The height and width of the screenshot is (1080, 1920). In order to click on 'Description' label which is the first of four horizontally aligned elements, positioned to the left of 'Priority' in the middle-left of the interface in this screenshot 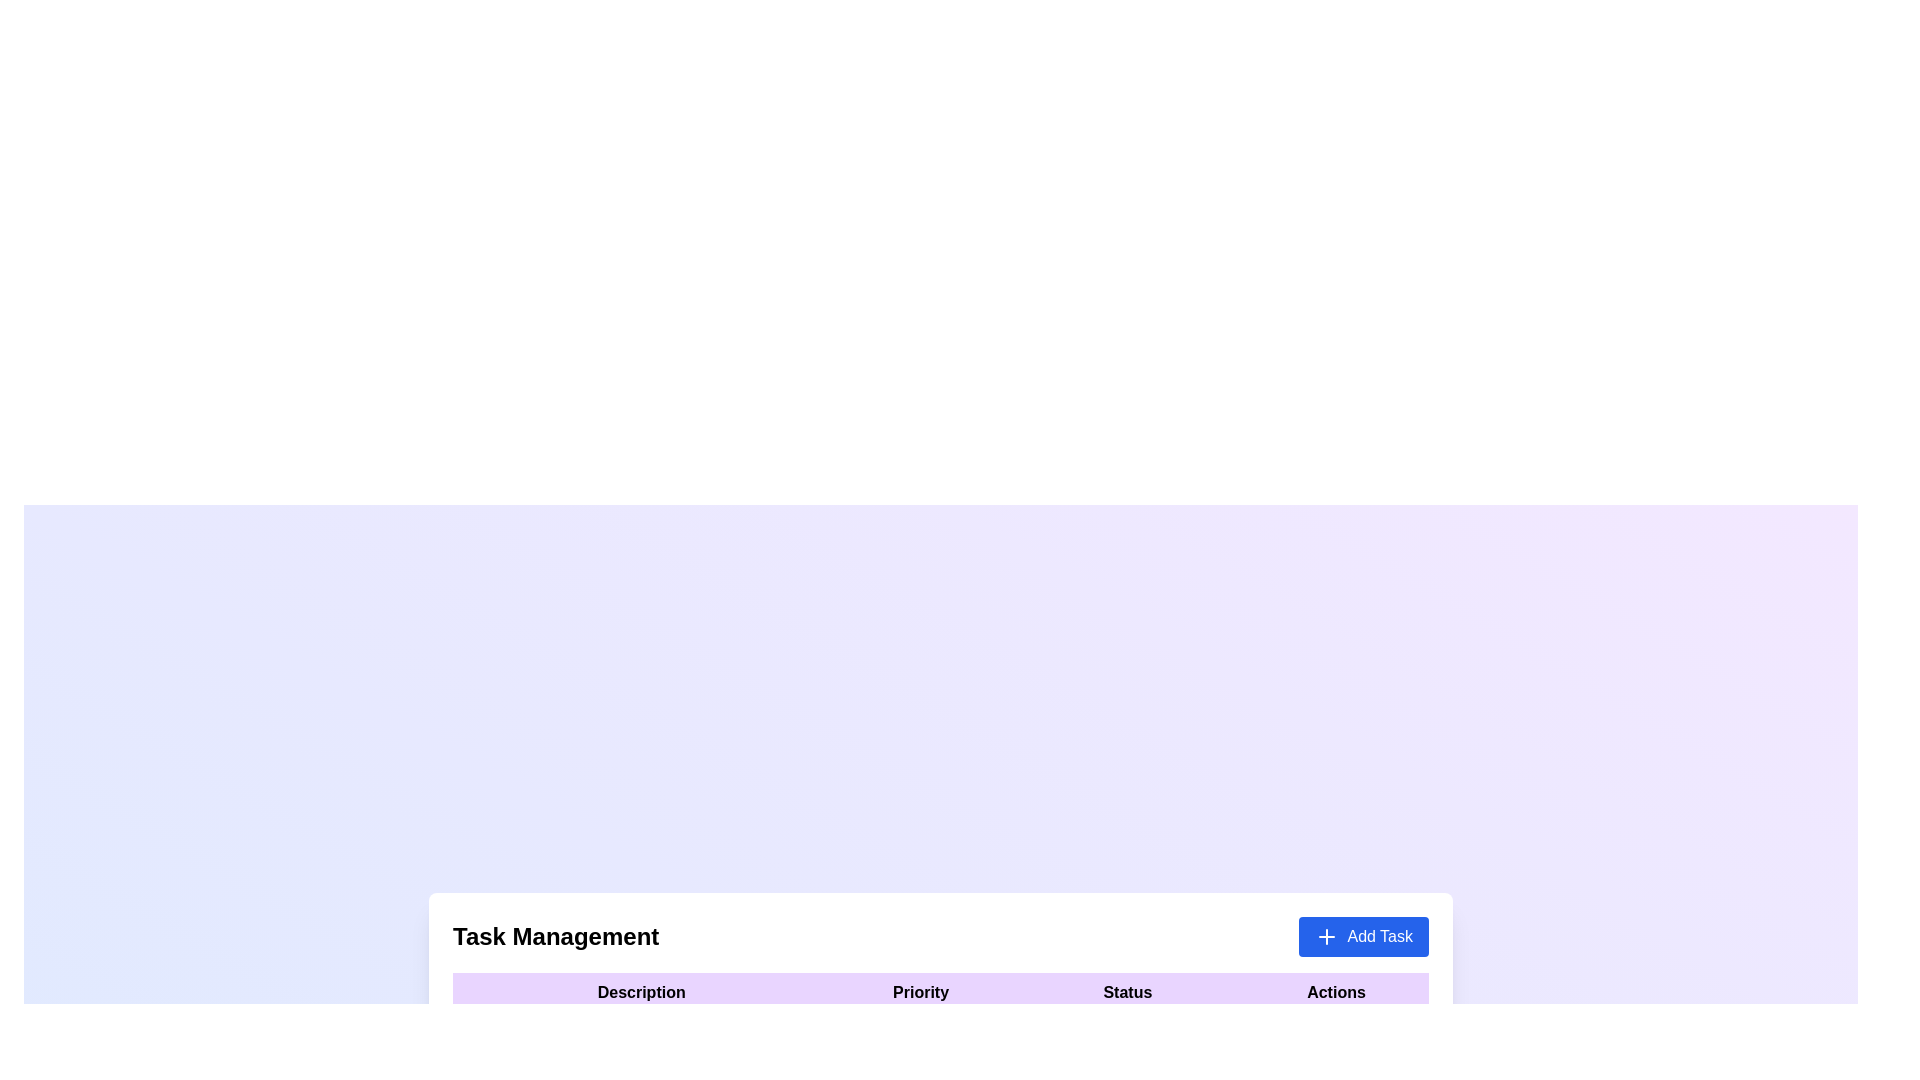, I will do `click(641, 992)`.